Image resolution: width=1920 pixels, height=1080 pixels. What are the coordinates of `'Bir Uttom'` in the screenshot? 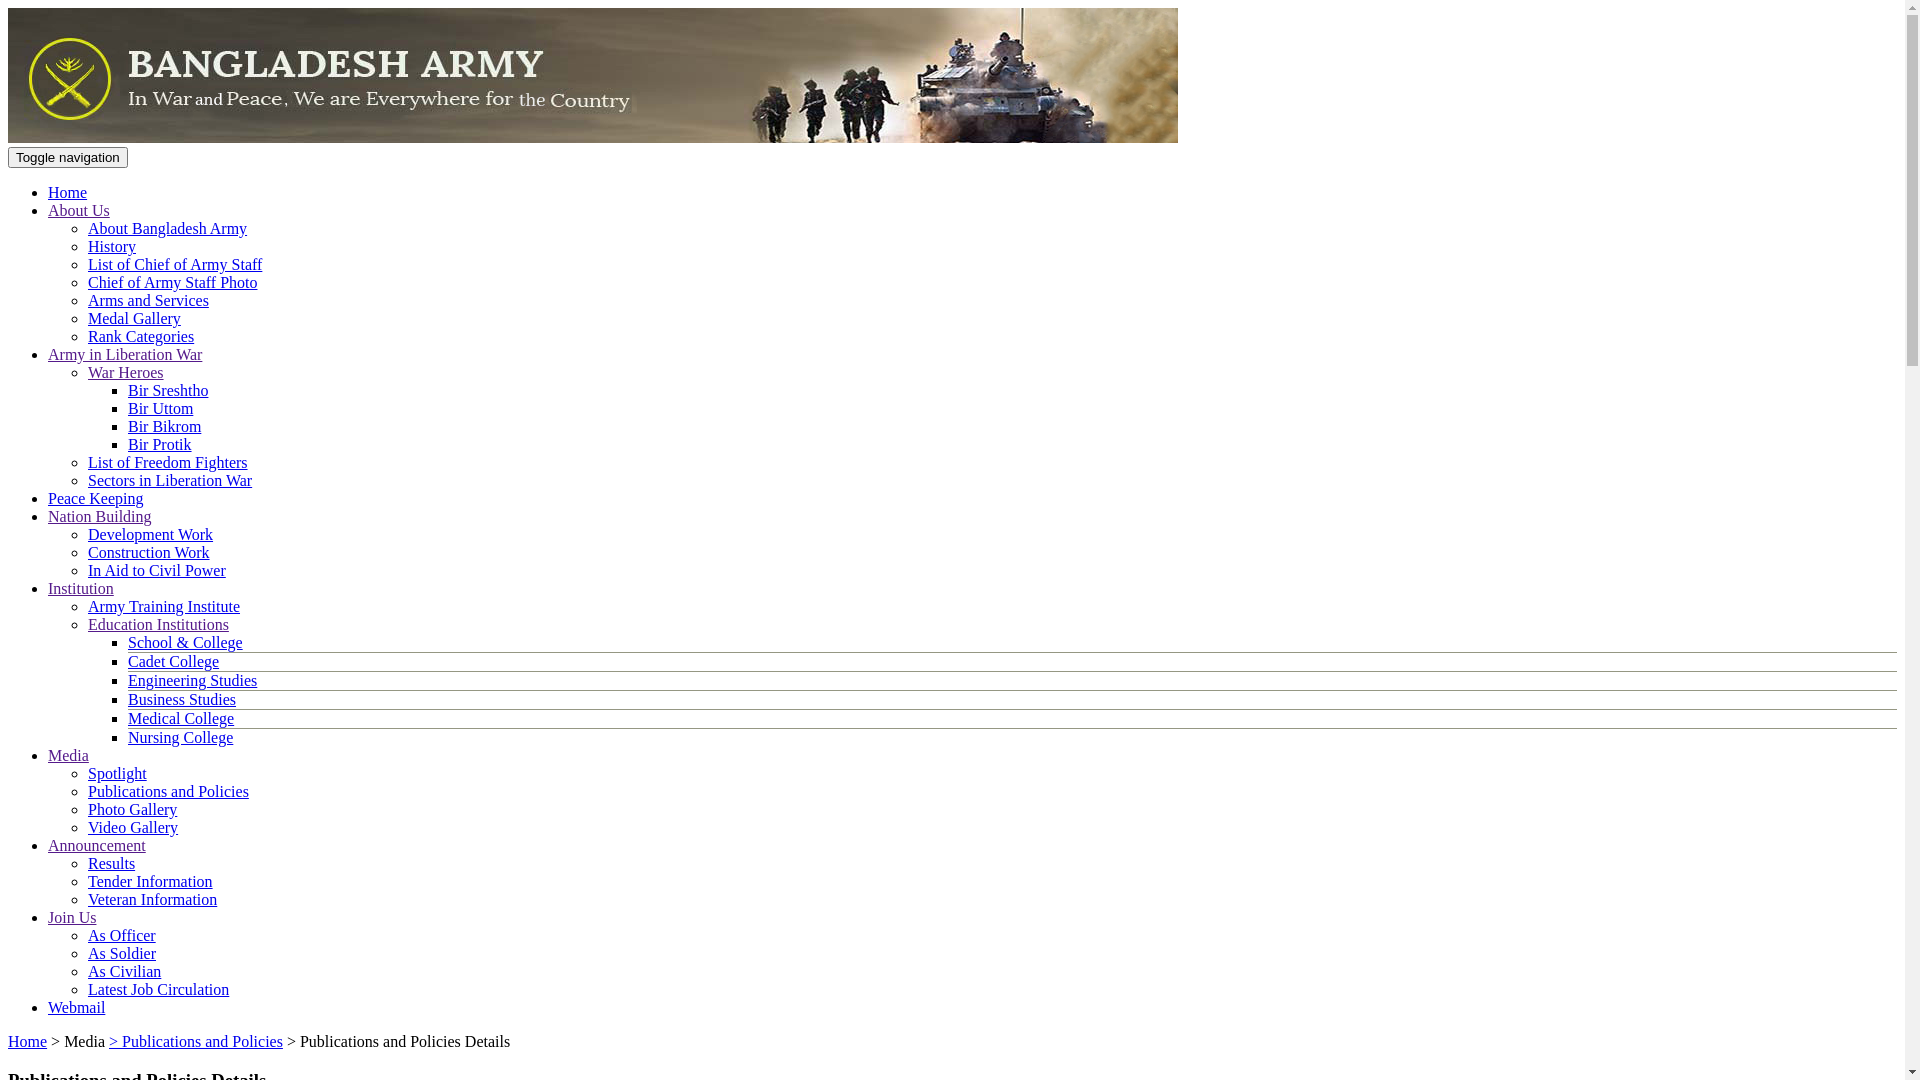 It's located at (160, 407).